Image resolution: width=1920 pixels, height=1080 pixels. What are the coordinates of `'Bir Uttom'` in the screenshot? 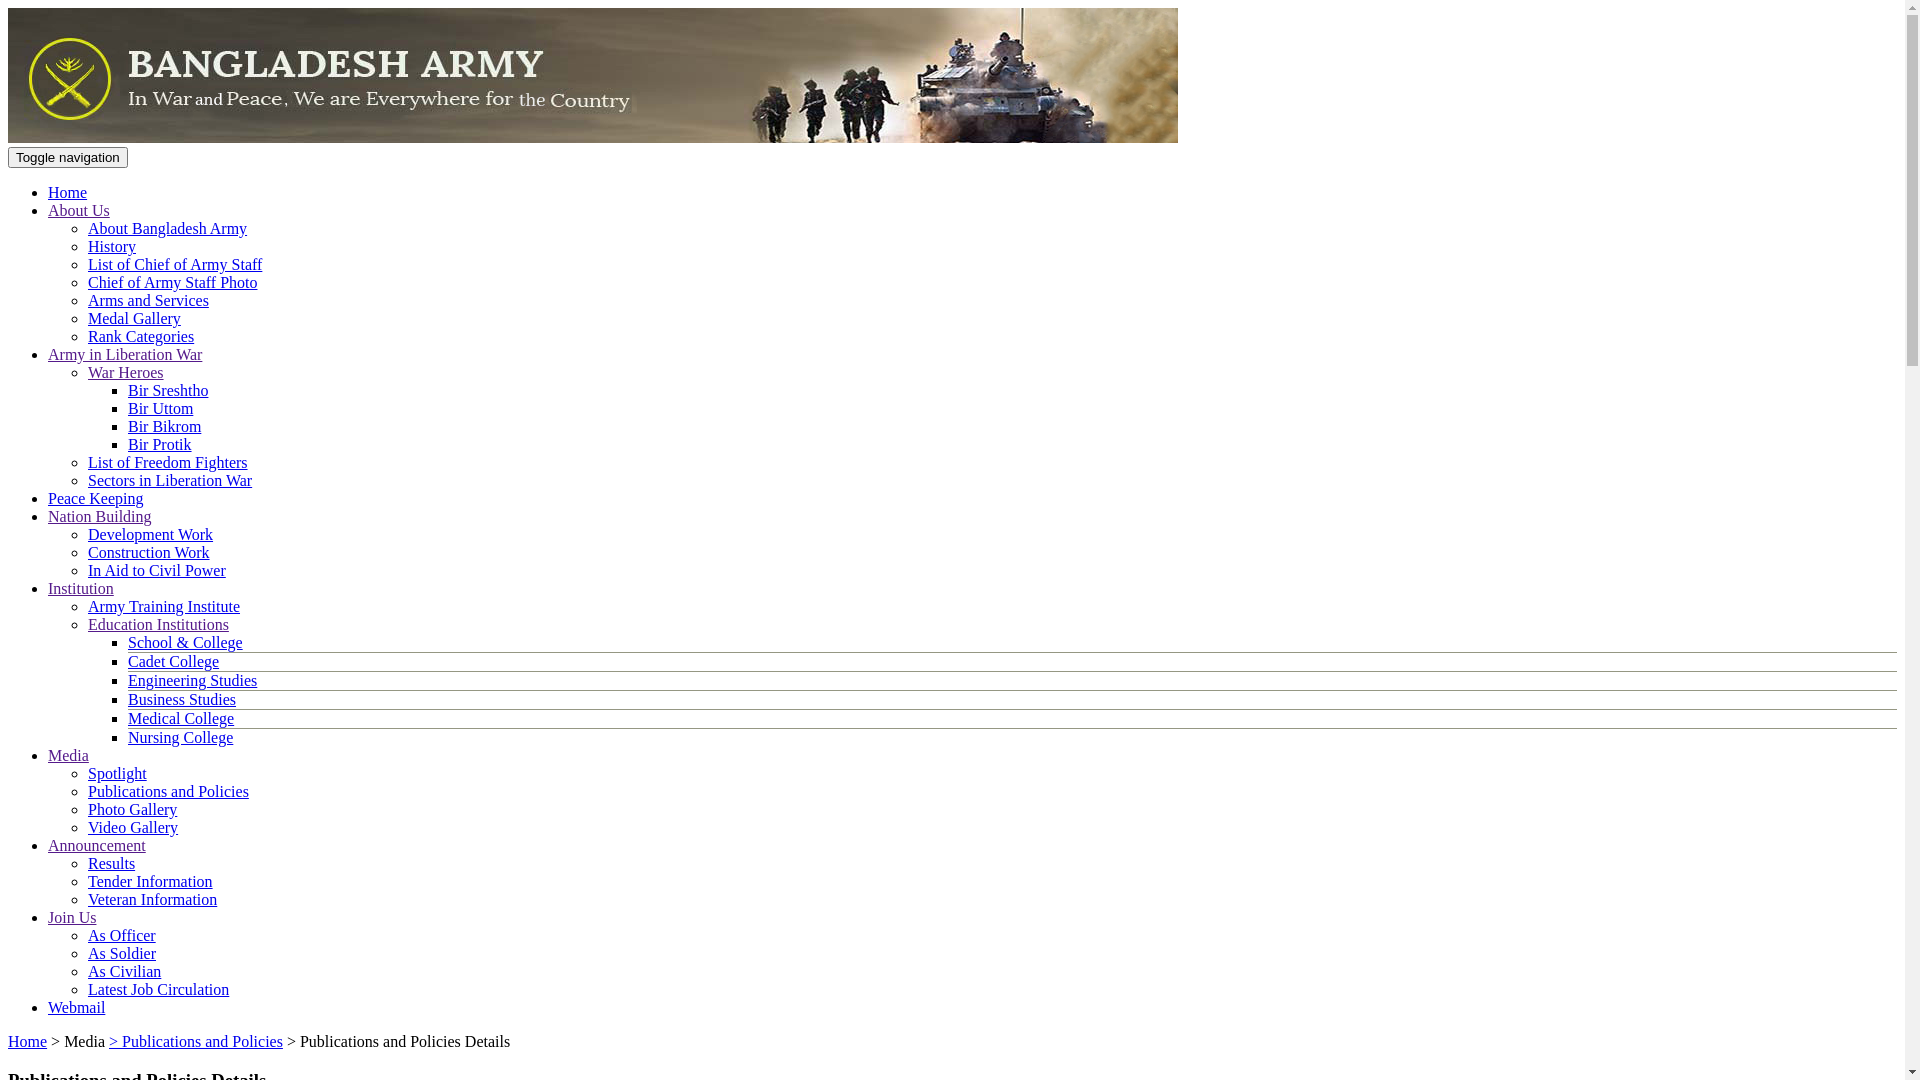 It's located at (160, 407).